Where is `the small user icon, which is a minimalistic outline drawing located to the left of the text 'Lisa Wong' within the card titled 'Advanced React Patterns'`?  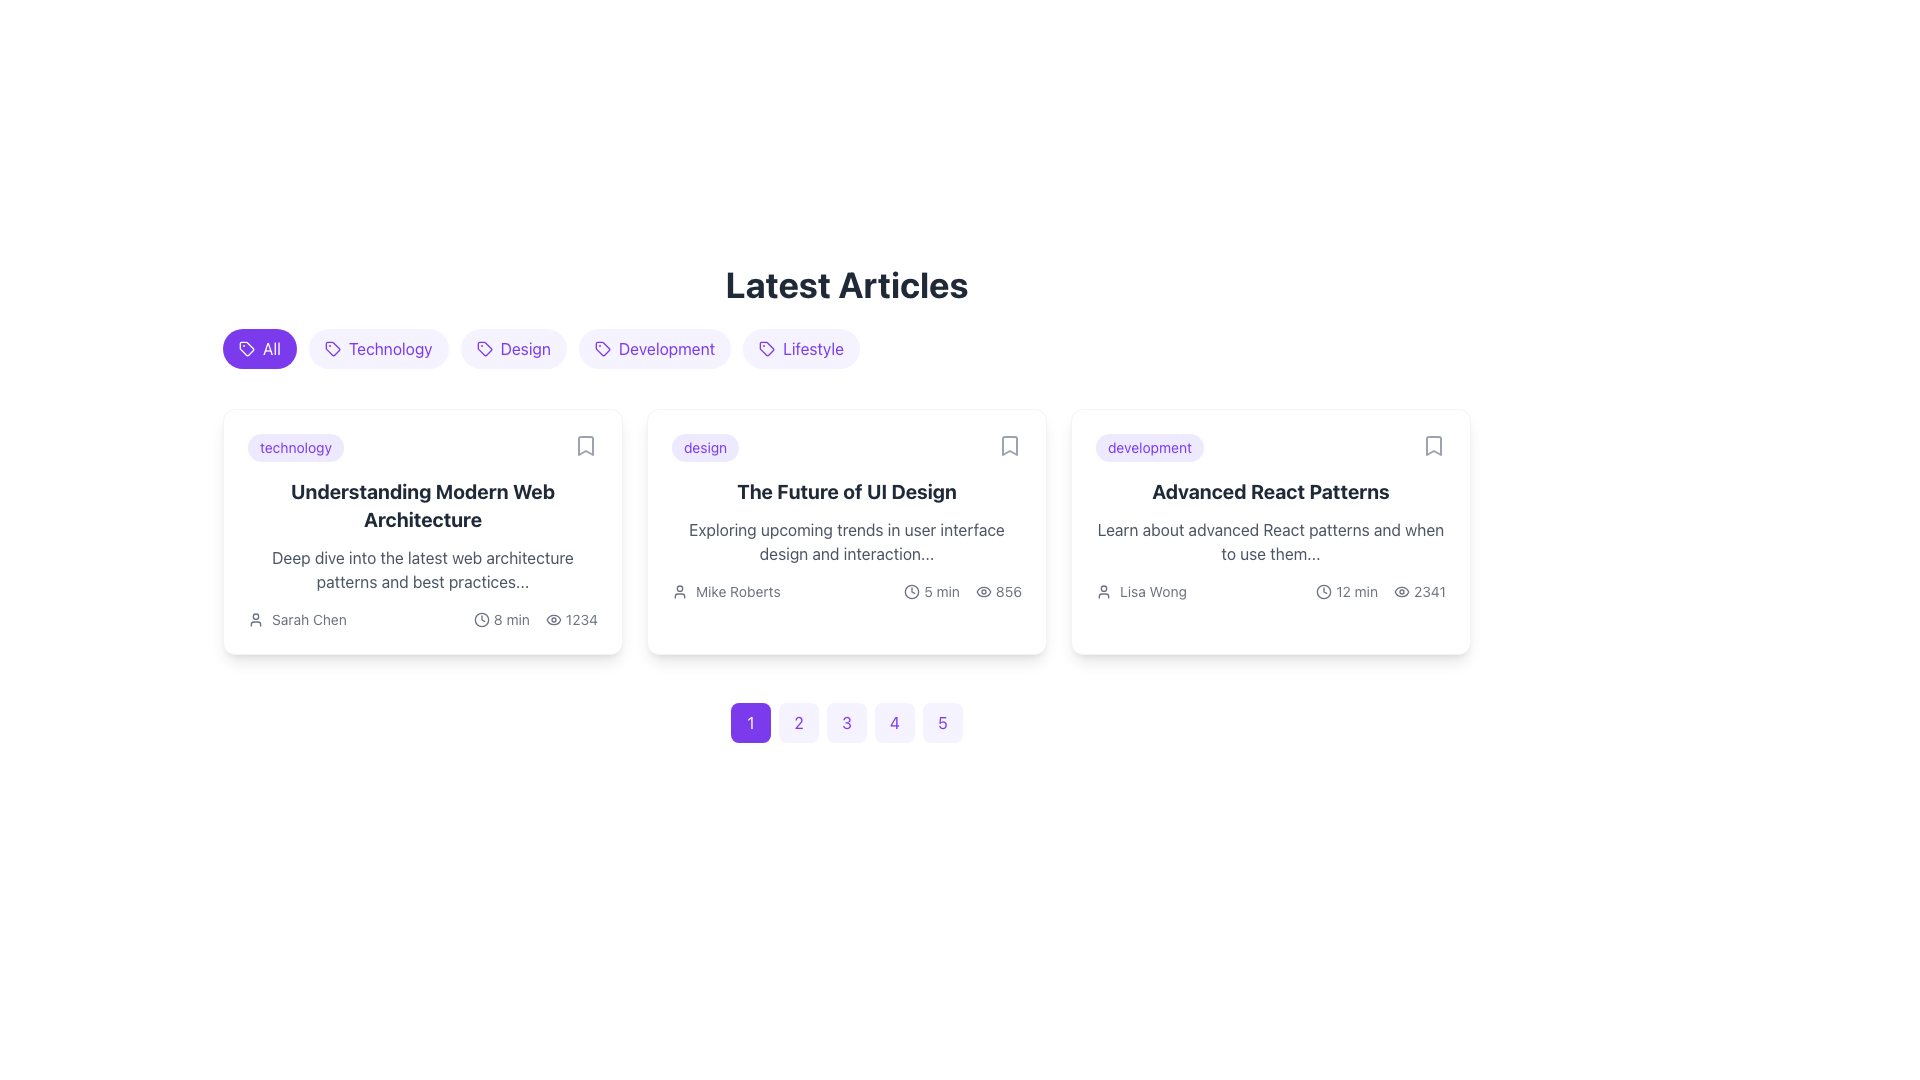 the small user icon, which is a minimalistic outline drawing located to the left of the text 'Lisa Wong' within the card titled 'Advanced React Patterns' is located at coordinates (1103, 590).